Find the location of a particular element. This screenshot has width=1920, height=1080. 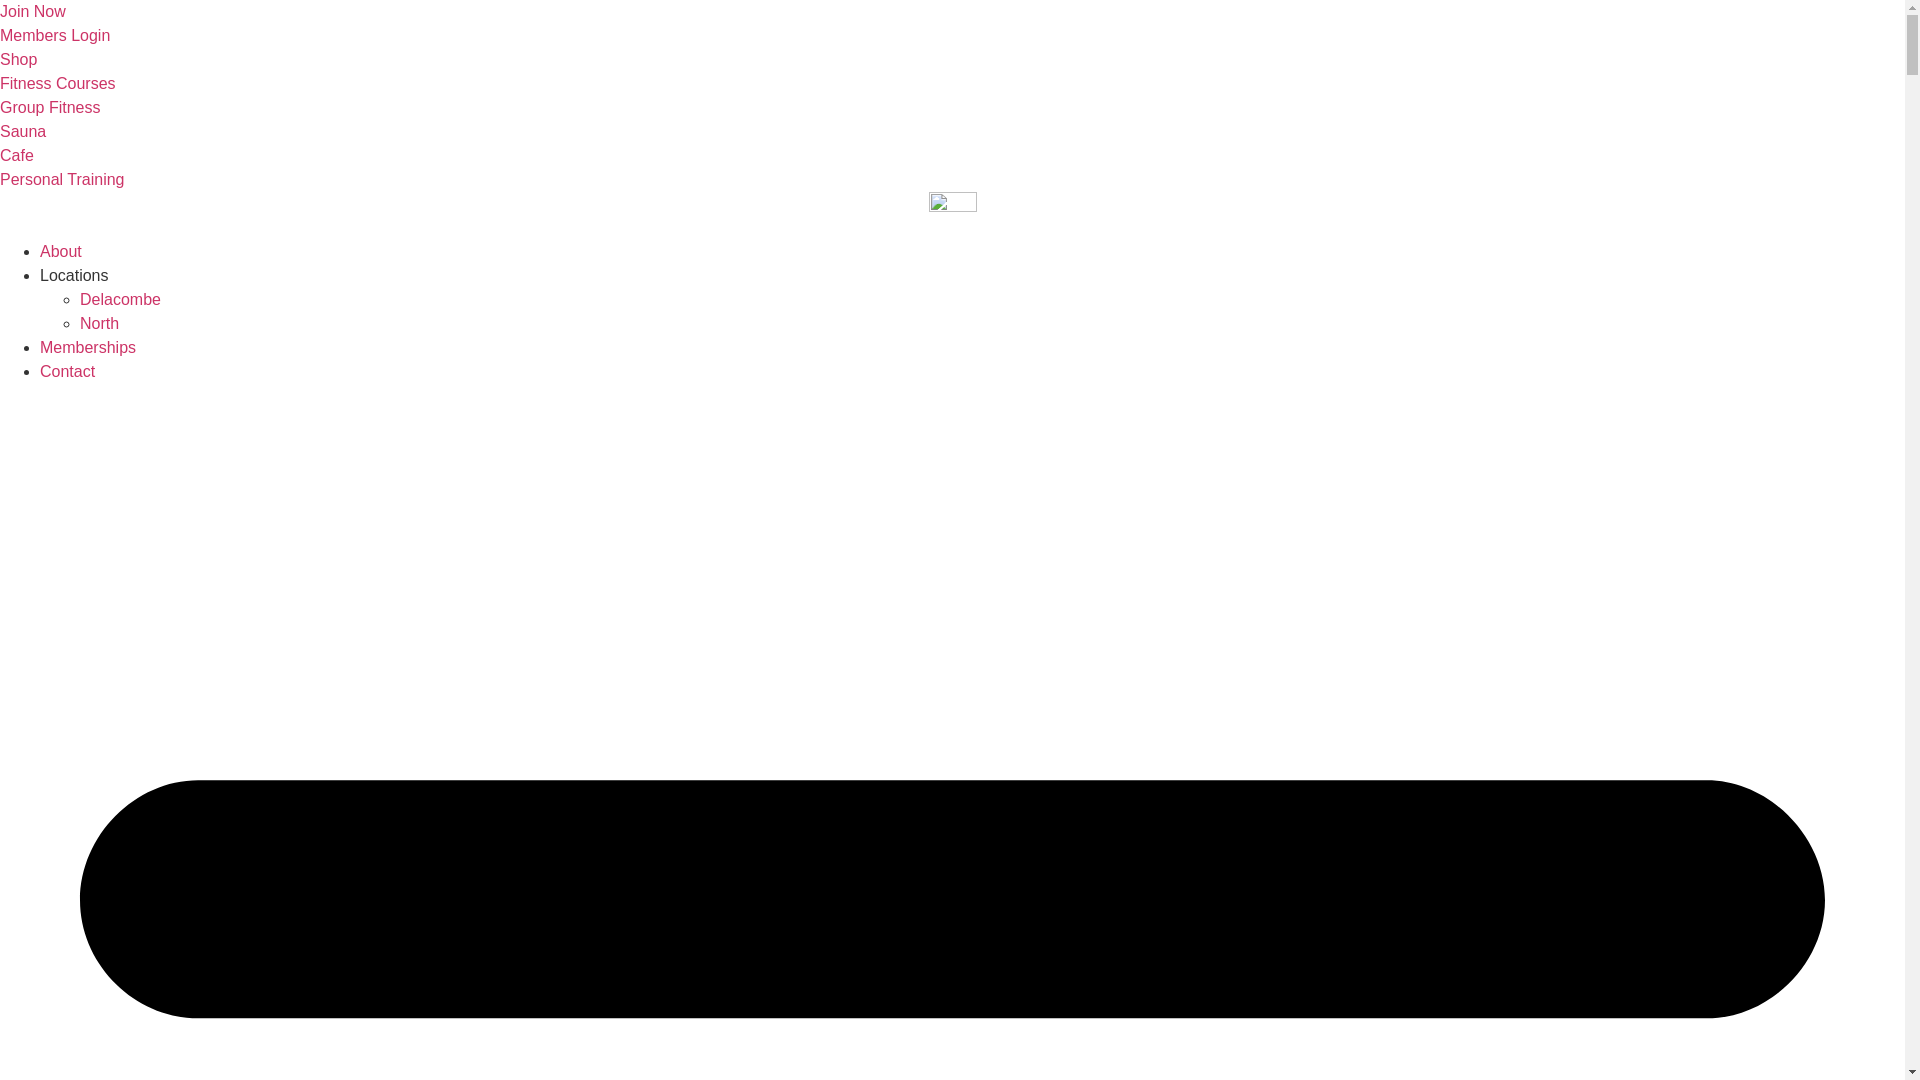

'Shop' is located at coordinates (18, 58).